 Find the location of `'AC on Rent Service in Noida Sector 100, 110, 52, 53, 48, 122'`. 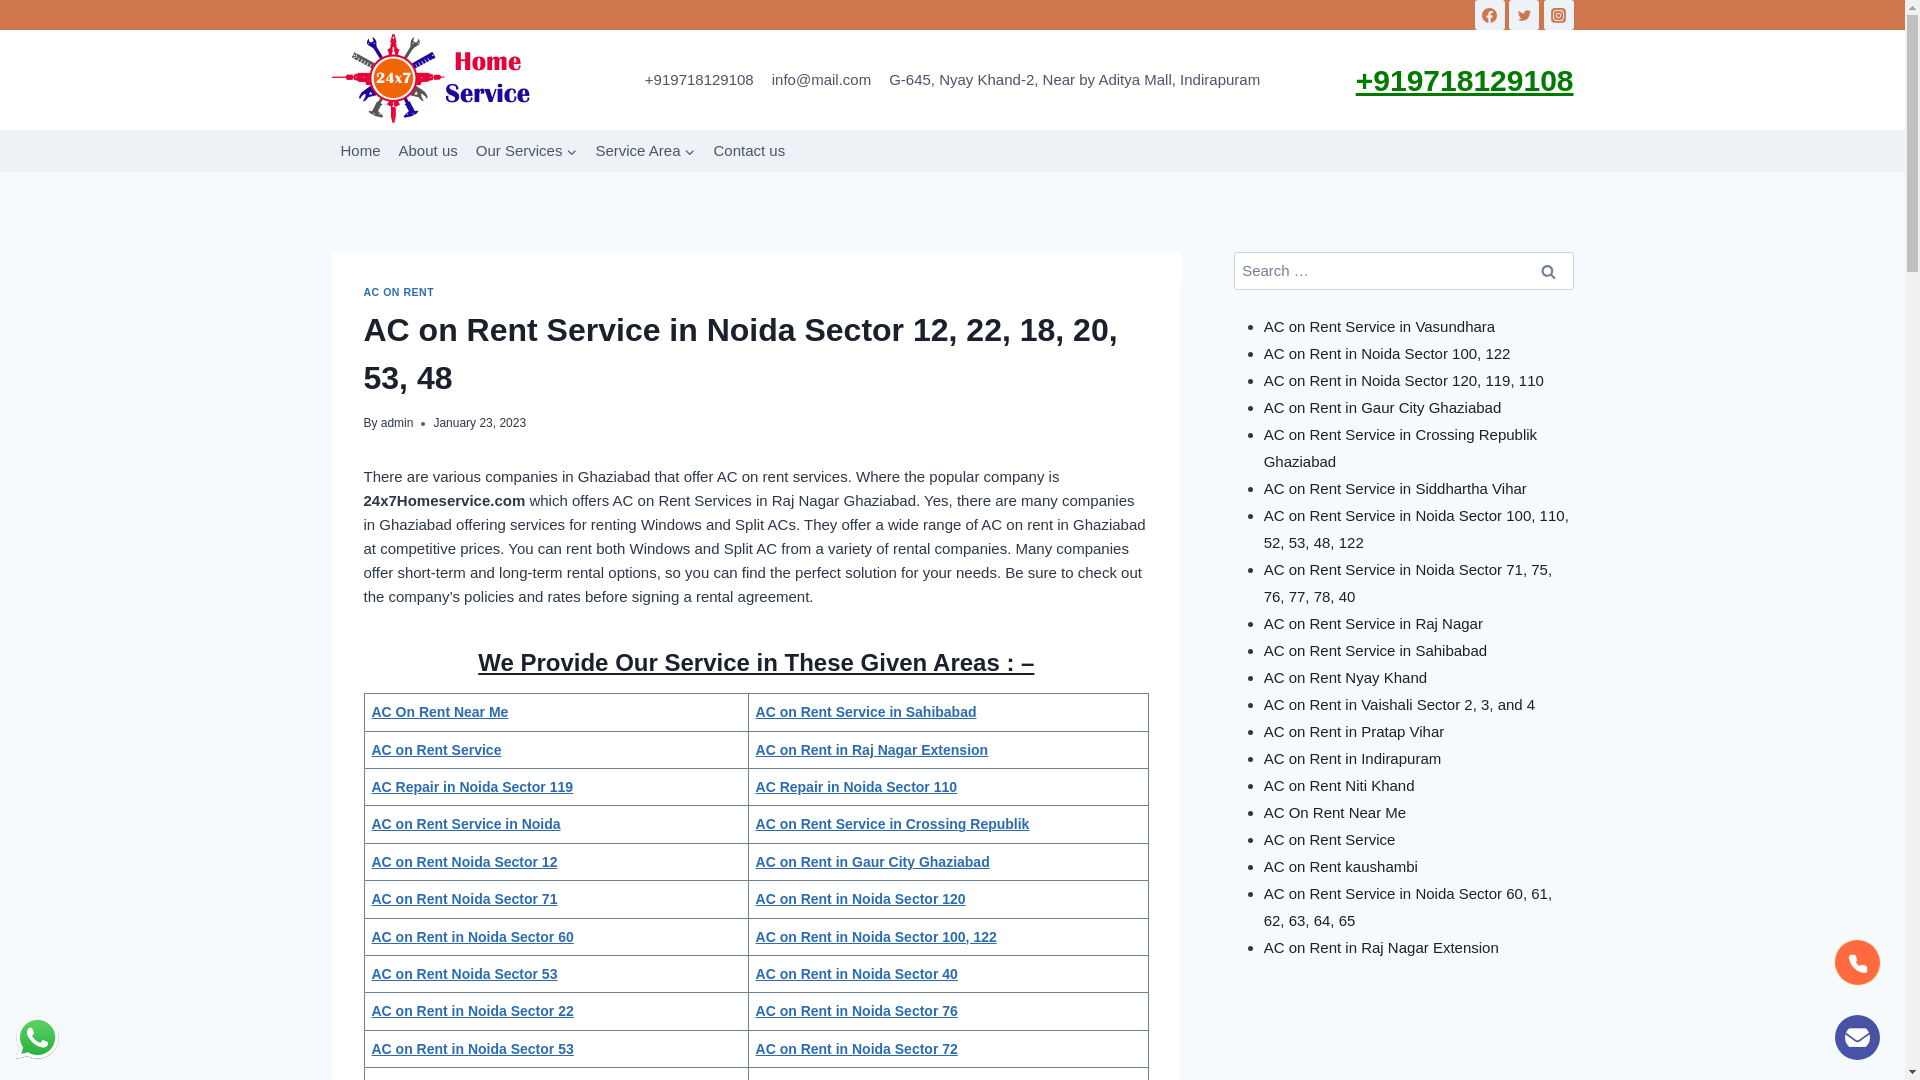

'AC on Rent Service in Noida Sector 100, 110, 52, 53, 48, 122' is located at coordinates (1415, 527).